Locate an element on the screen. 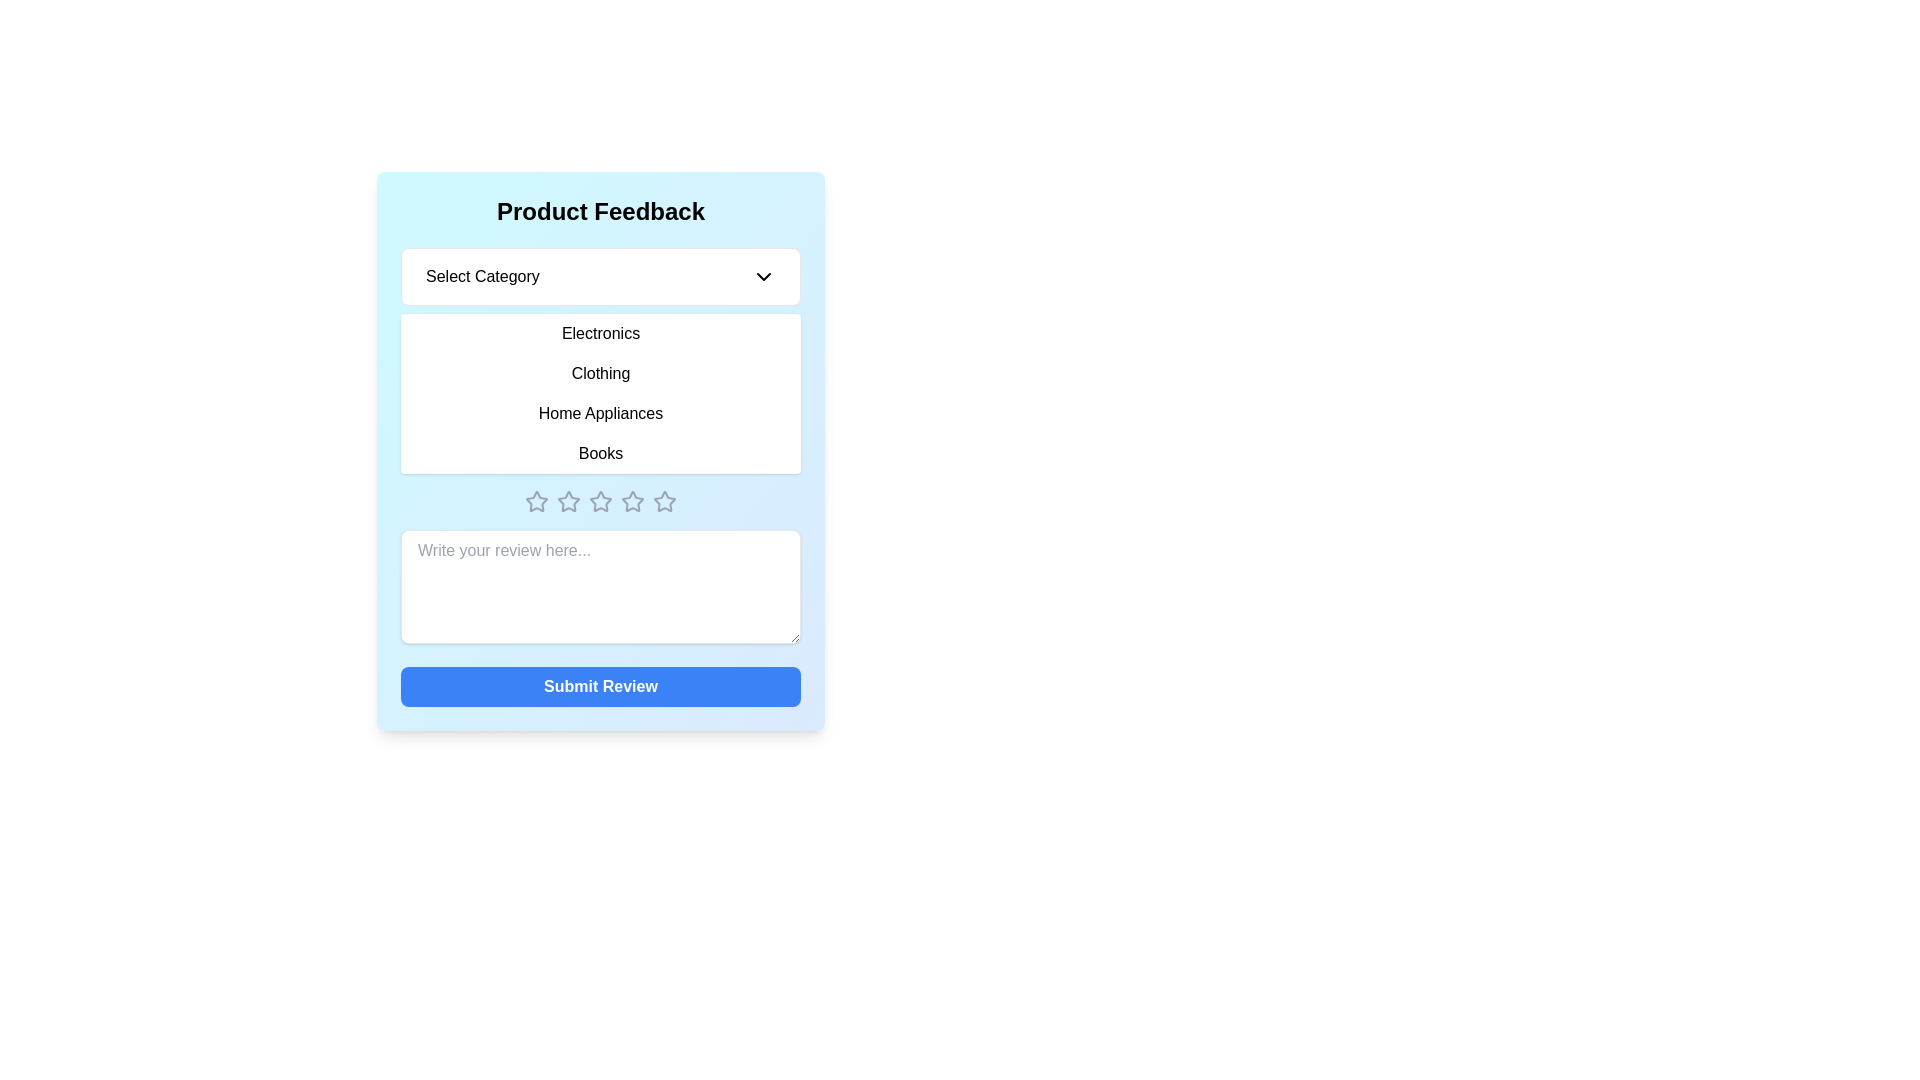 This screenshot has width=1920, height=1080. the 'Books' category option in the dropdown menu is located at coordinates (599, 454).